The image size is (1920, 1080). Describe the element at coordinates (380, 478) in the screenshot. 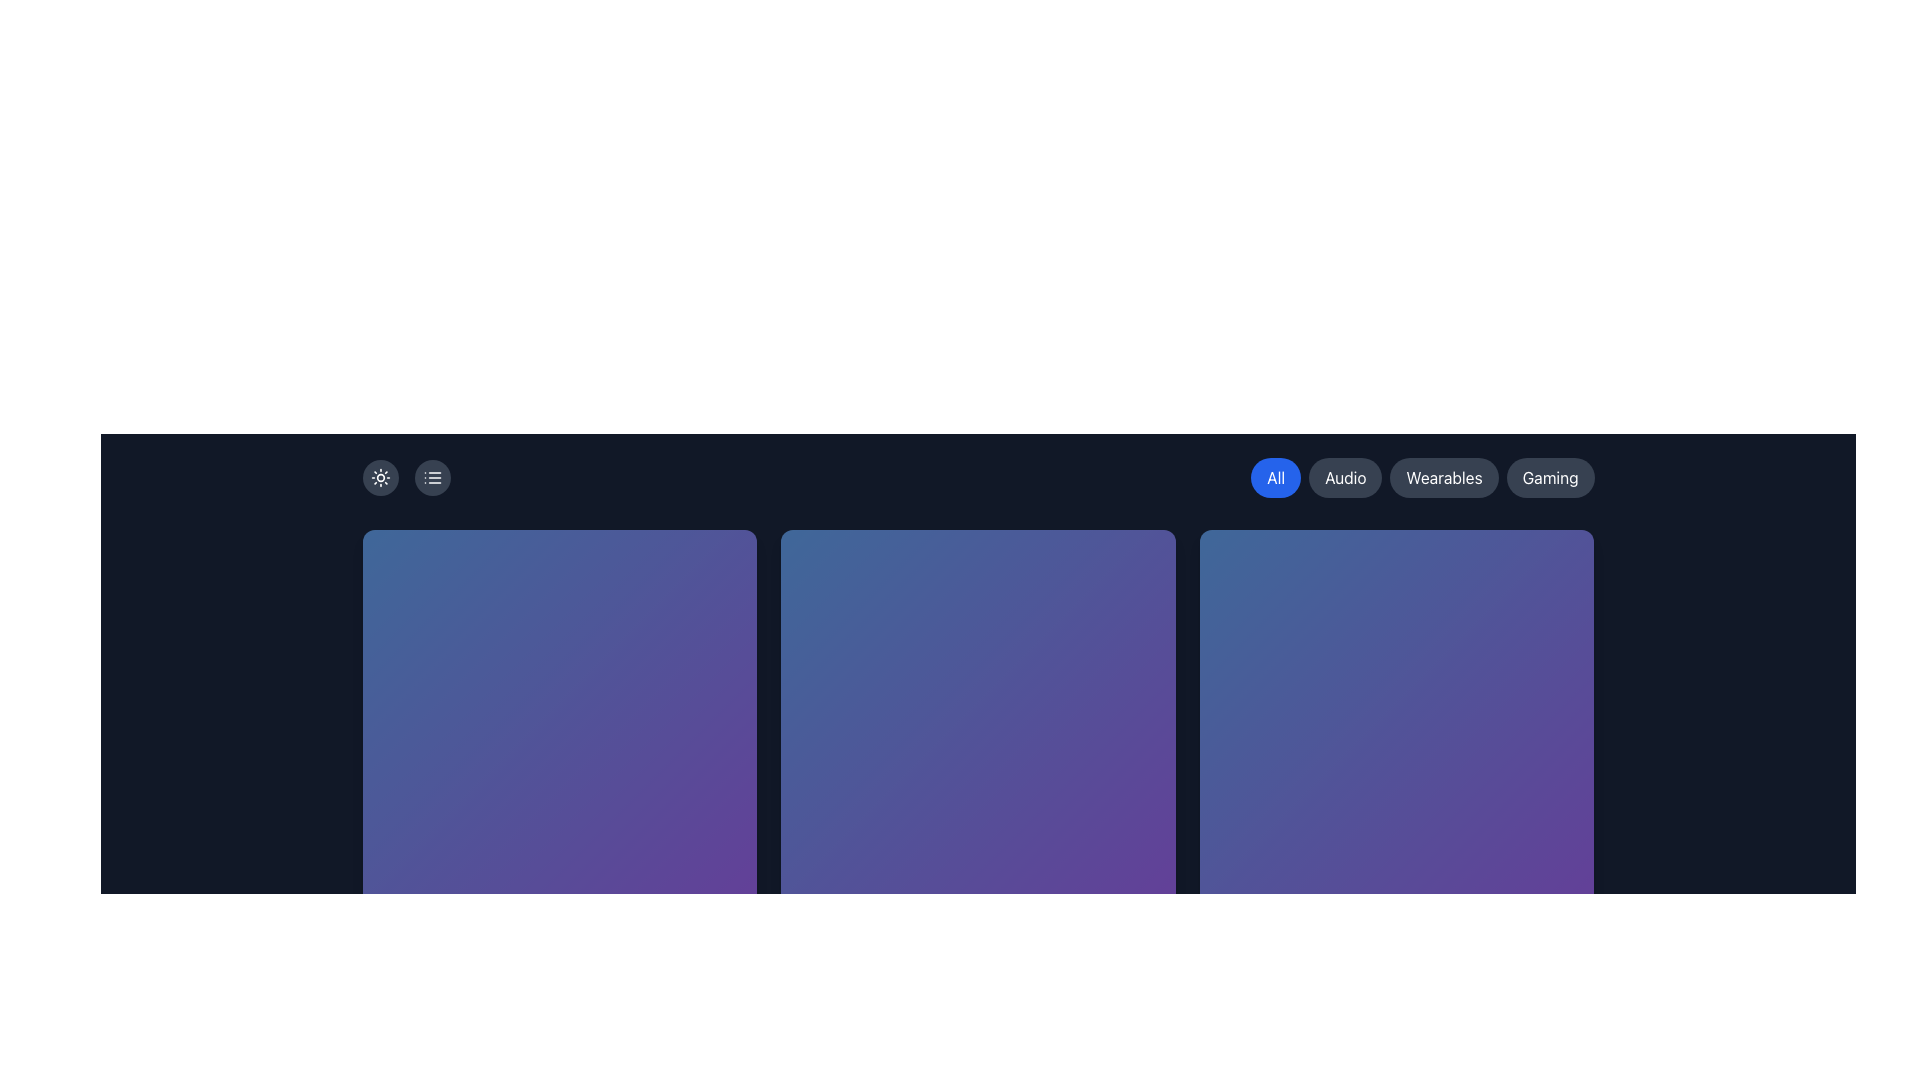

I see `the circular button with a dark gray background and a sun-like icon` at that location.